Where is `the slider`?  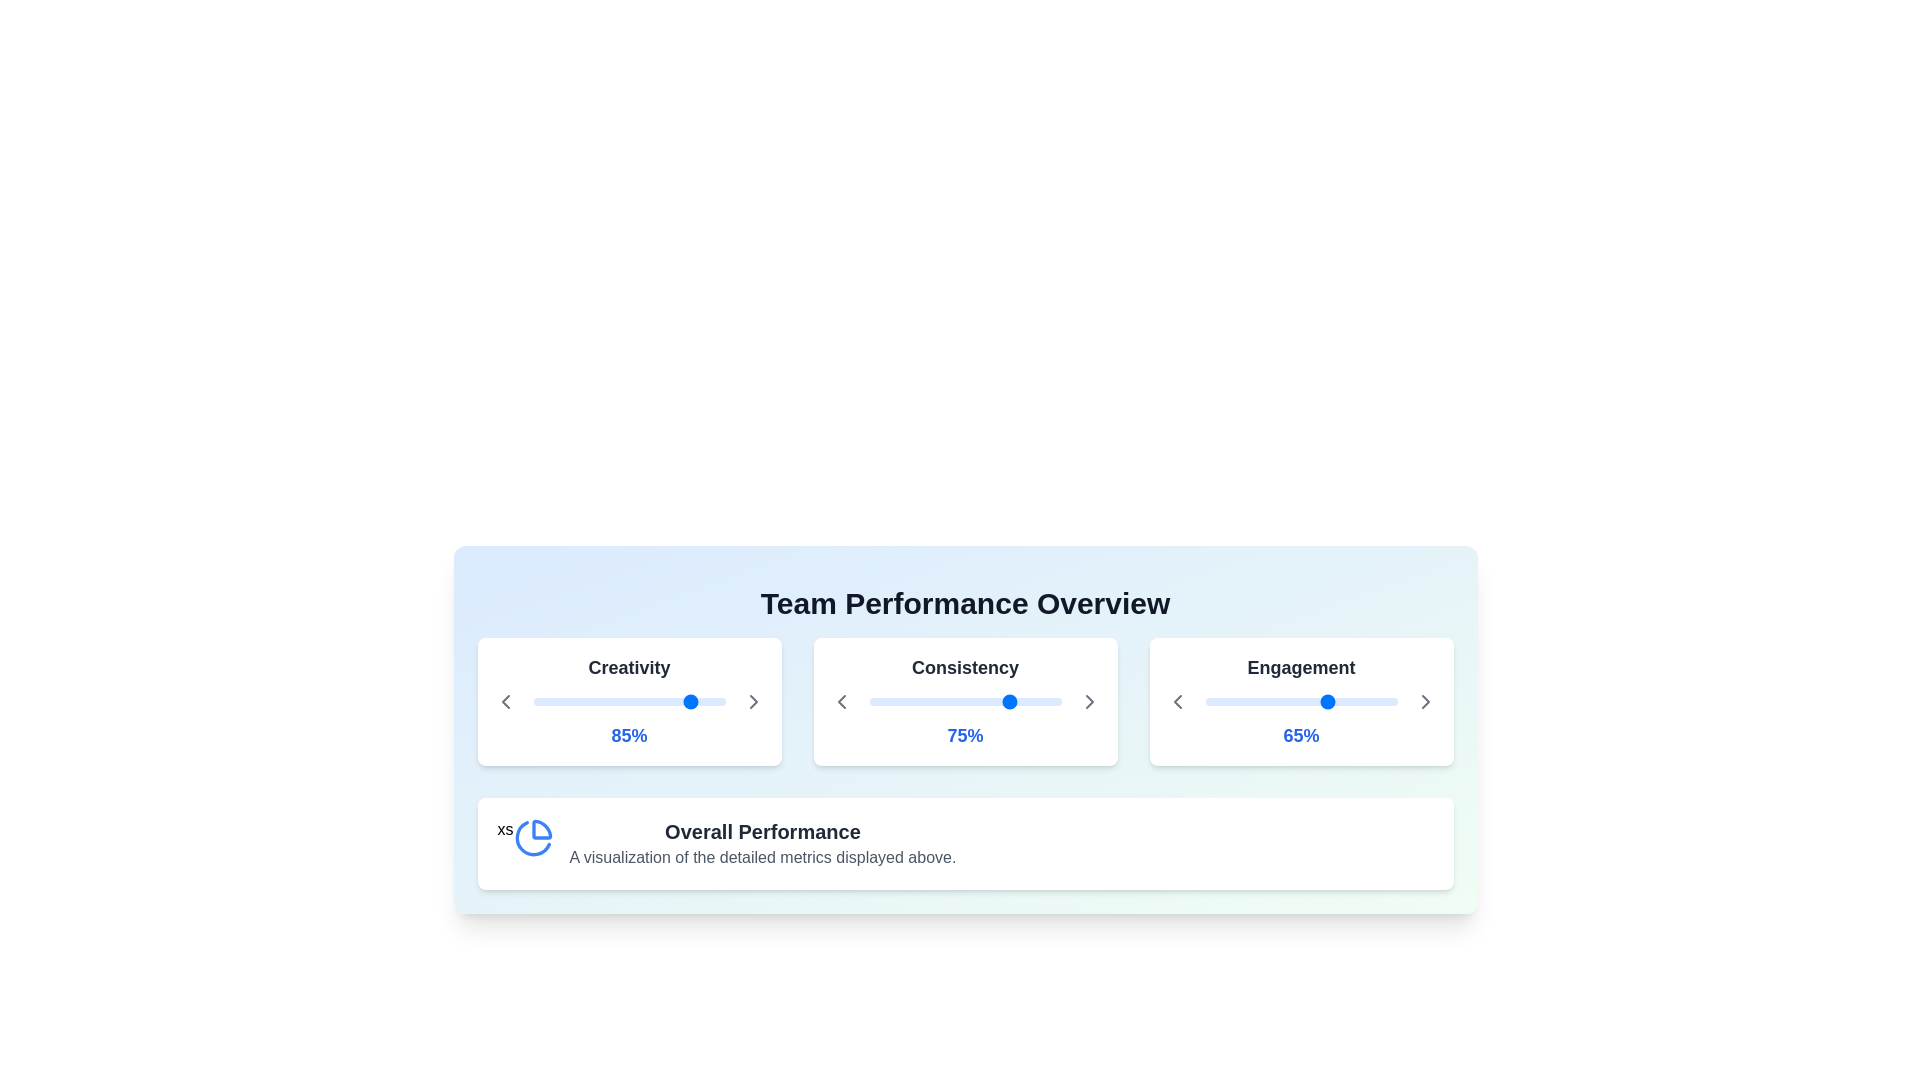
the slider is located at coordinates (700, 701).